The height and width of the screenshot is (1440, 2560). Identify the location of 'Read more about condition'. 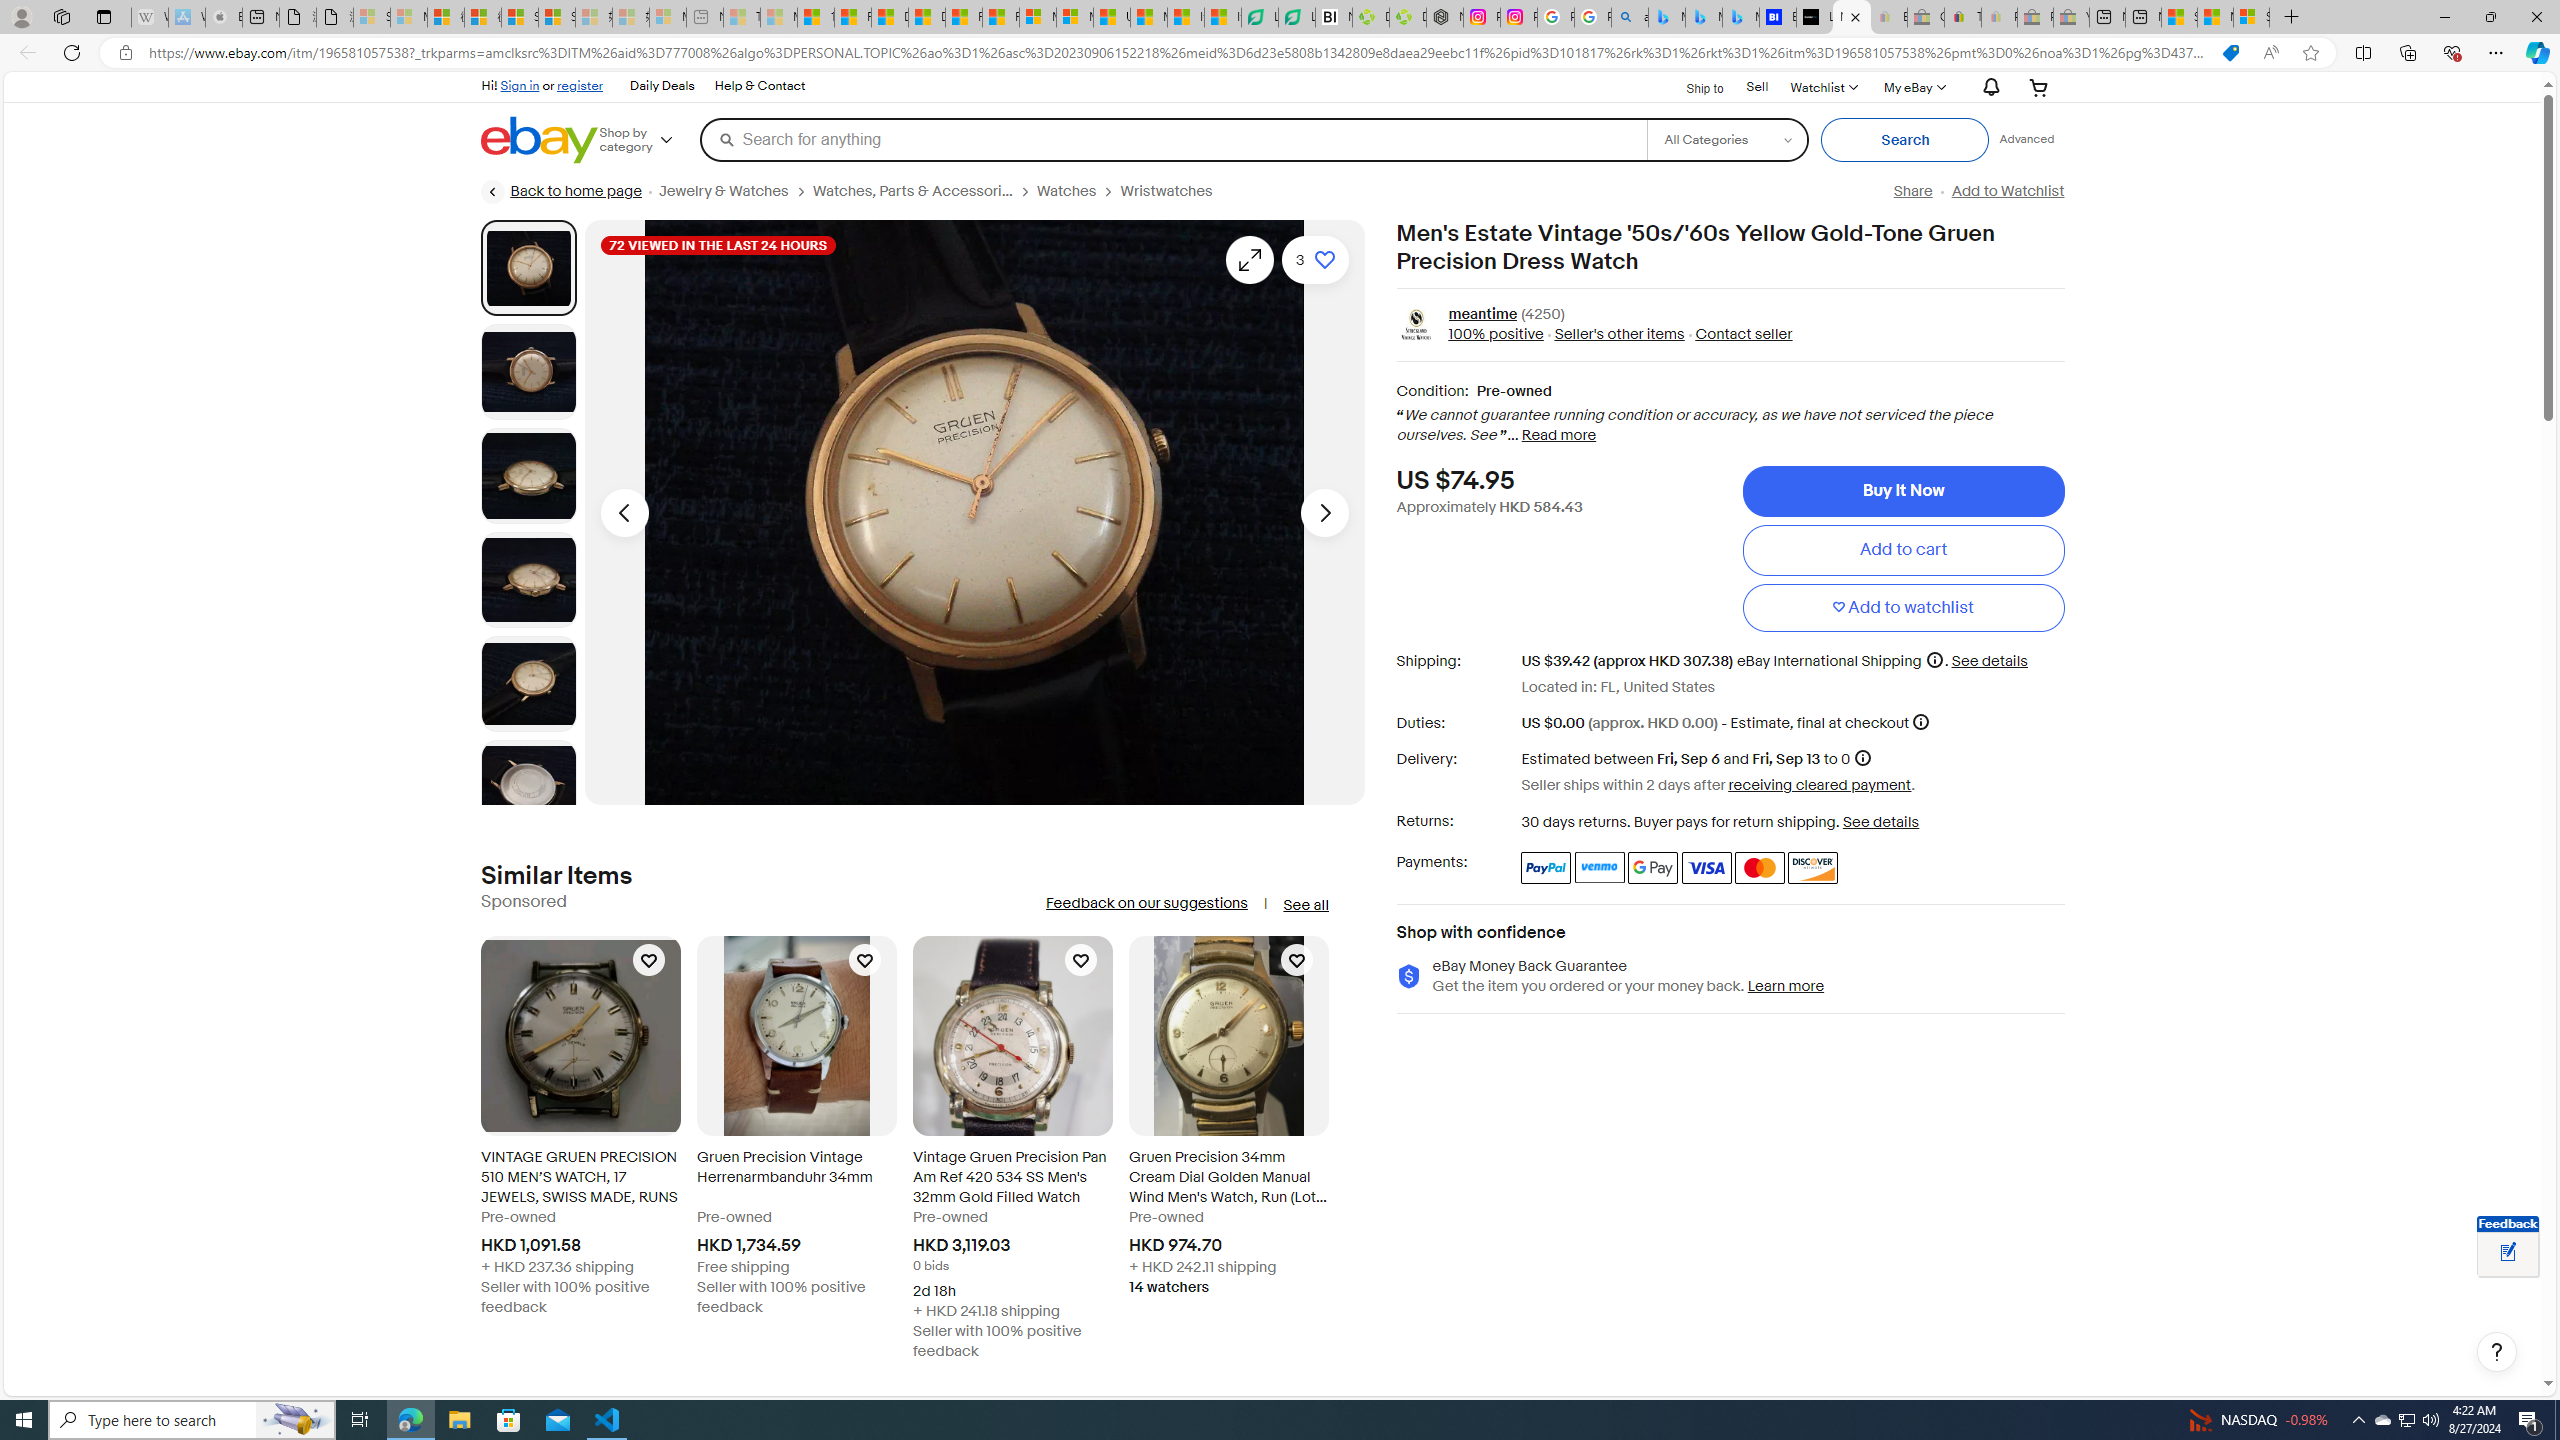
(1558, 436).